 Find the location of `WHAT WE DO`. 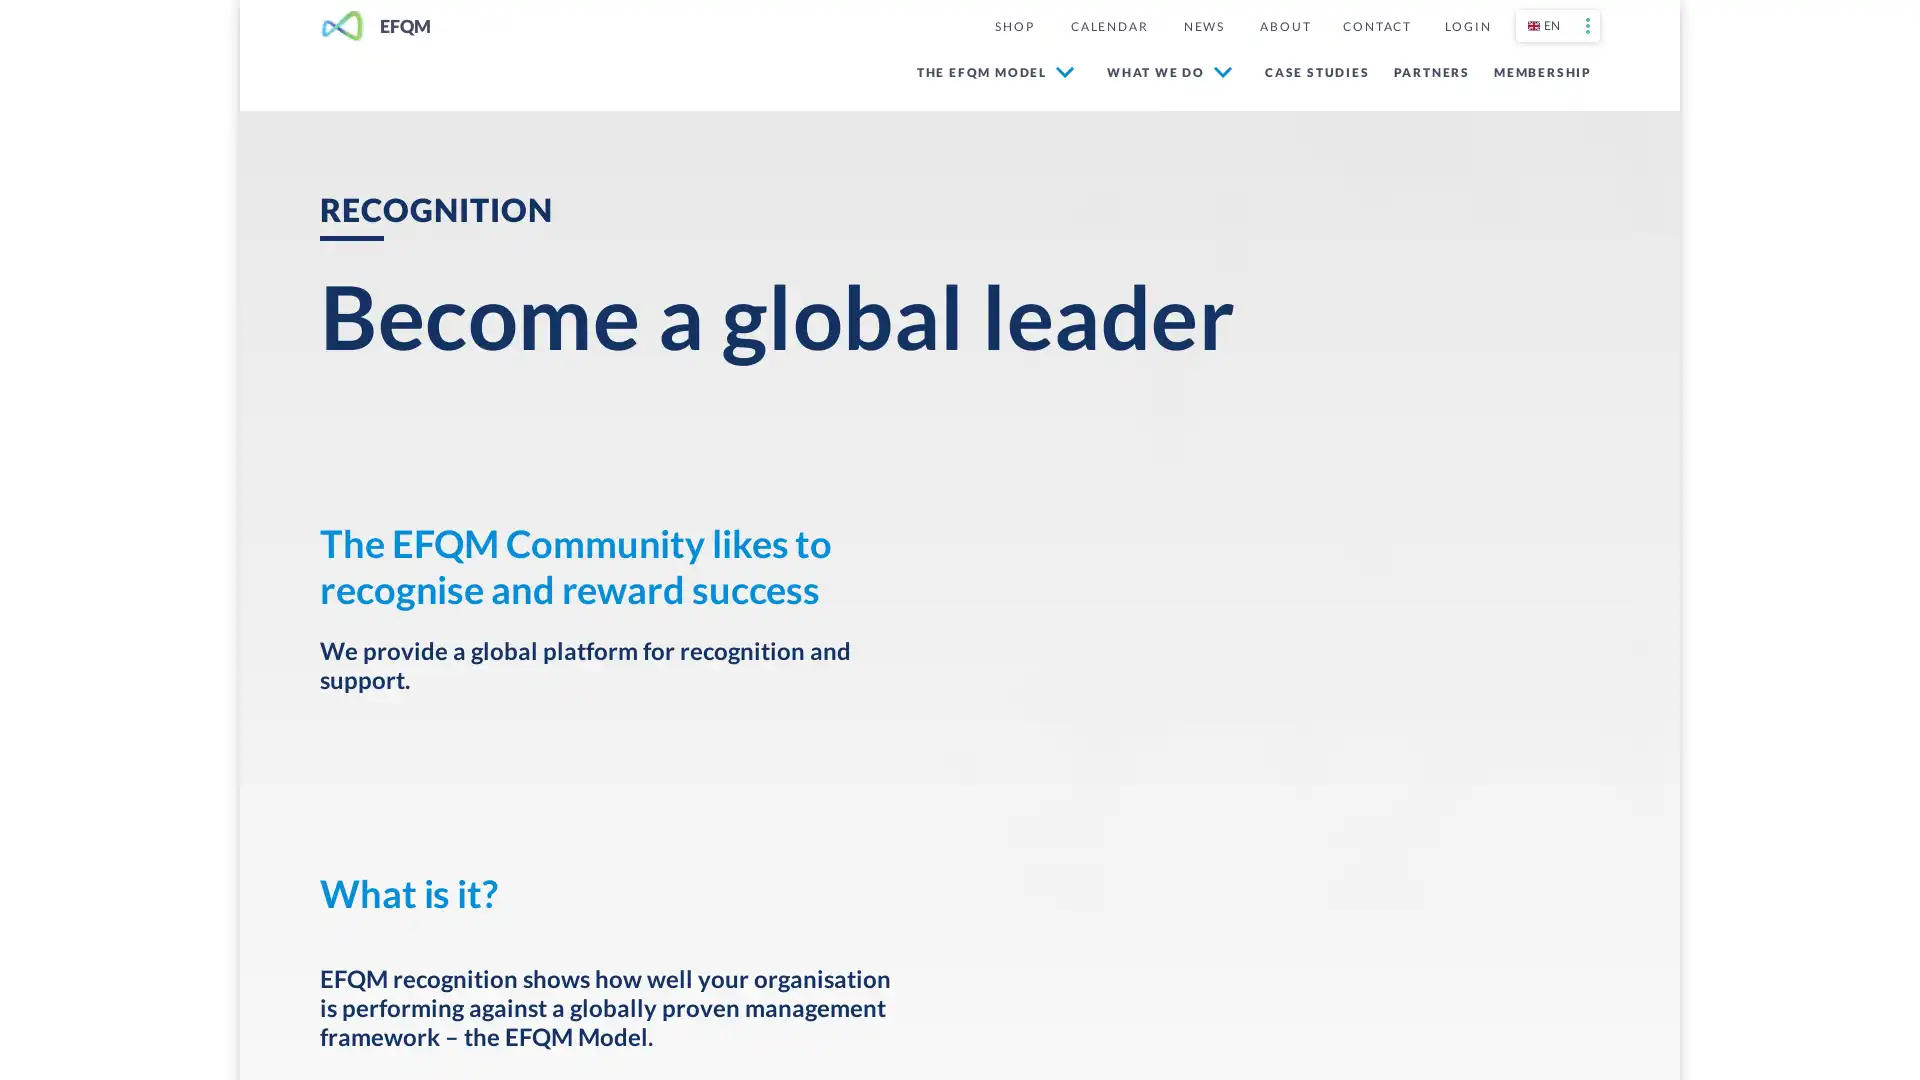

WHAT WE DO is located at coordinates (1169, 71).